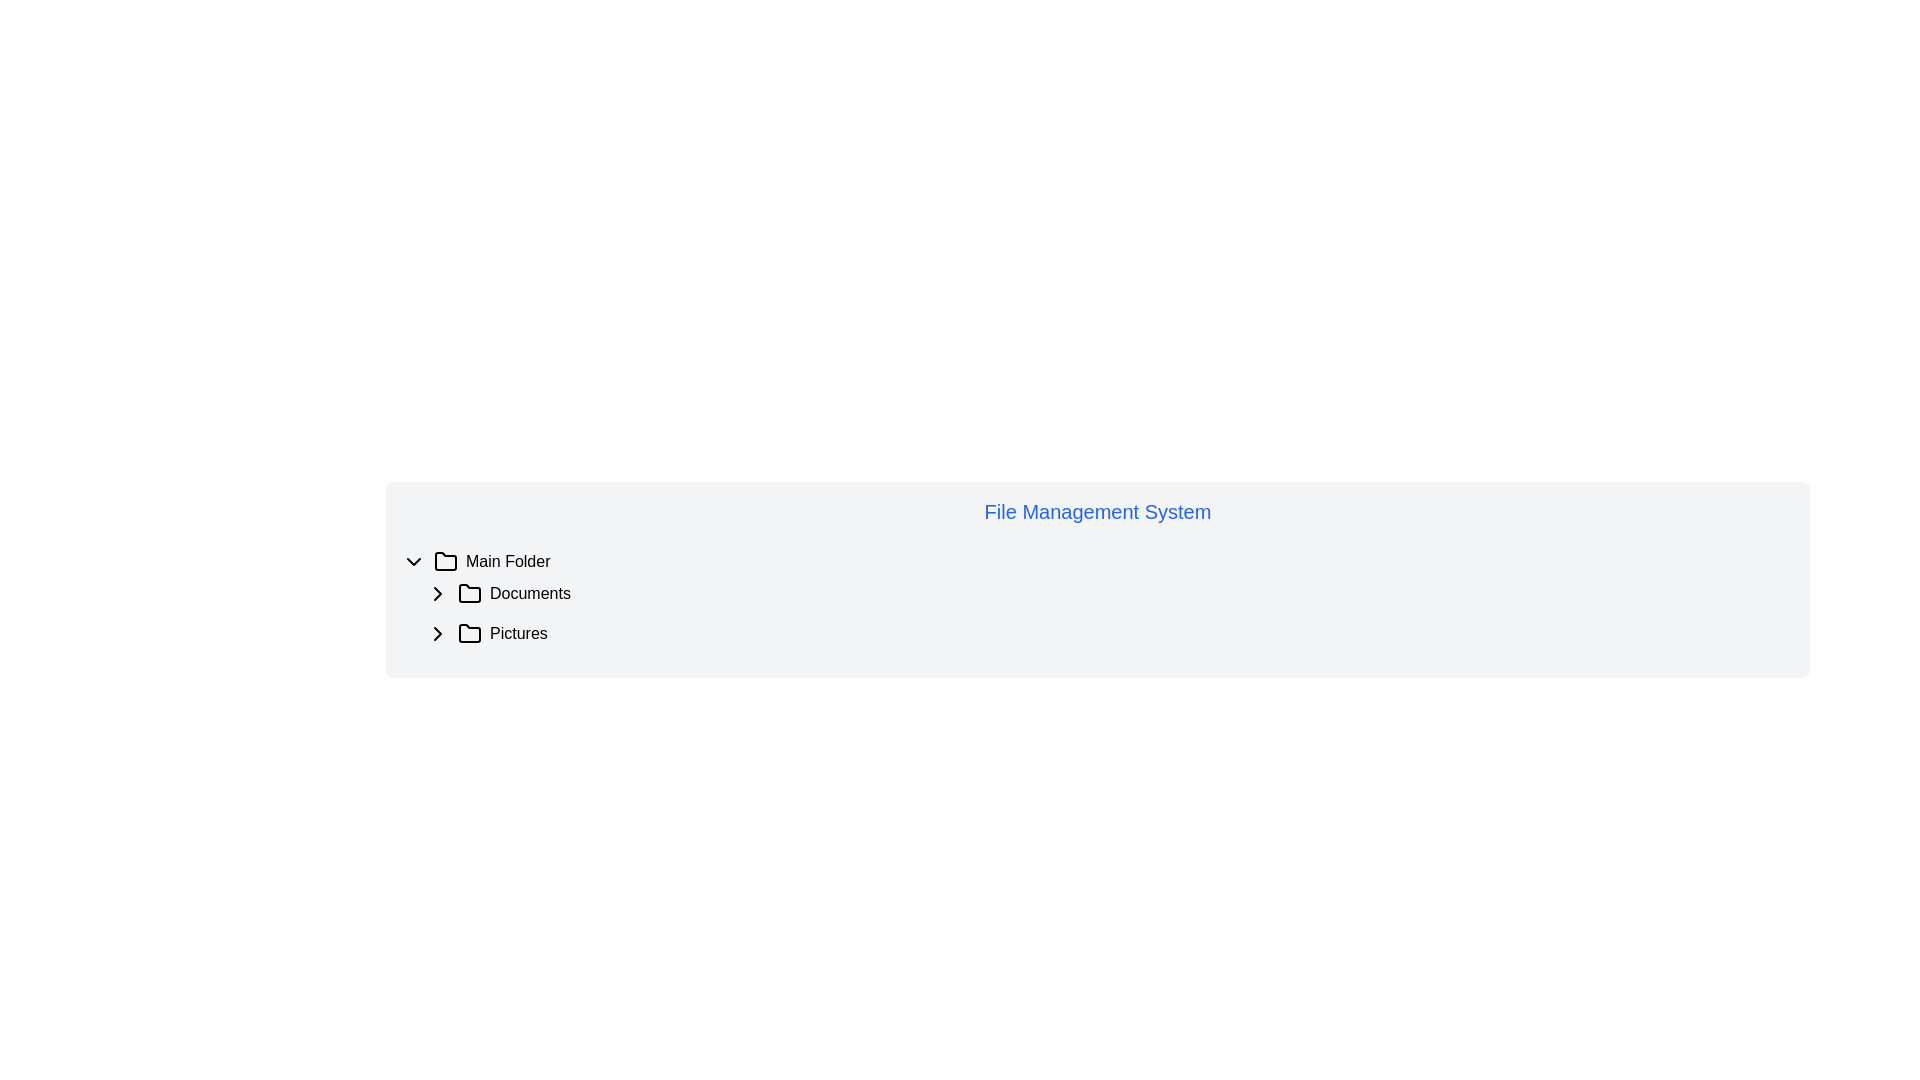  What do you see at coordinates (469, 593) in the screenshot?
I see `the SVG Icon representing the 'Documents' section in the file hierarchy, which is located to the left of the 'Documents' label` at bounding box center [469, 593].